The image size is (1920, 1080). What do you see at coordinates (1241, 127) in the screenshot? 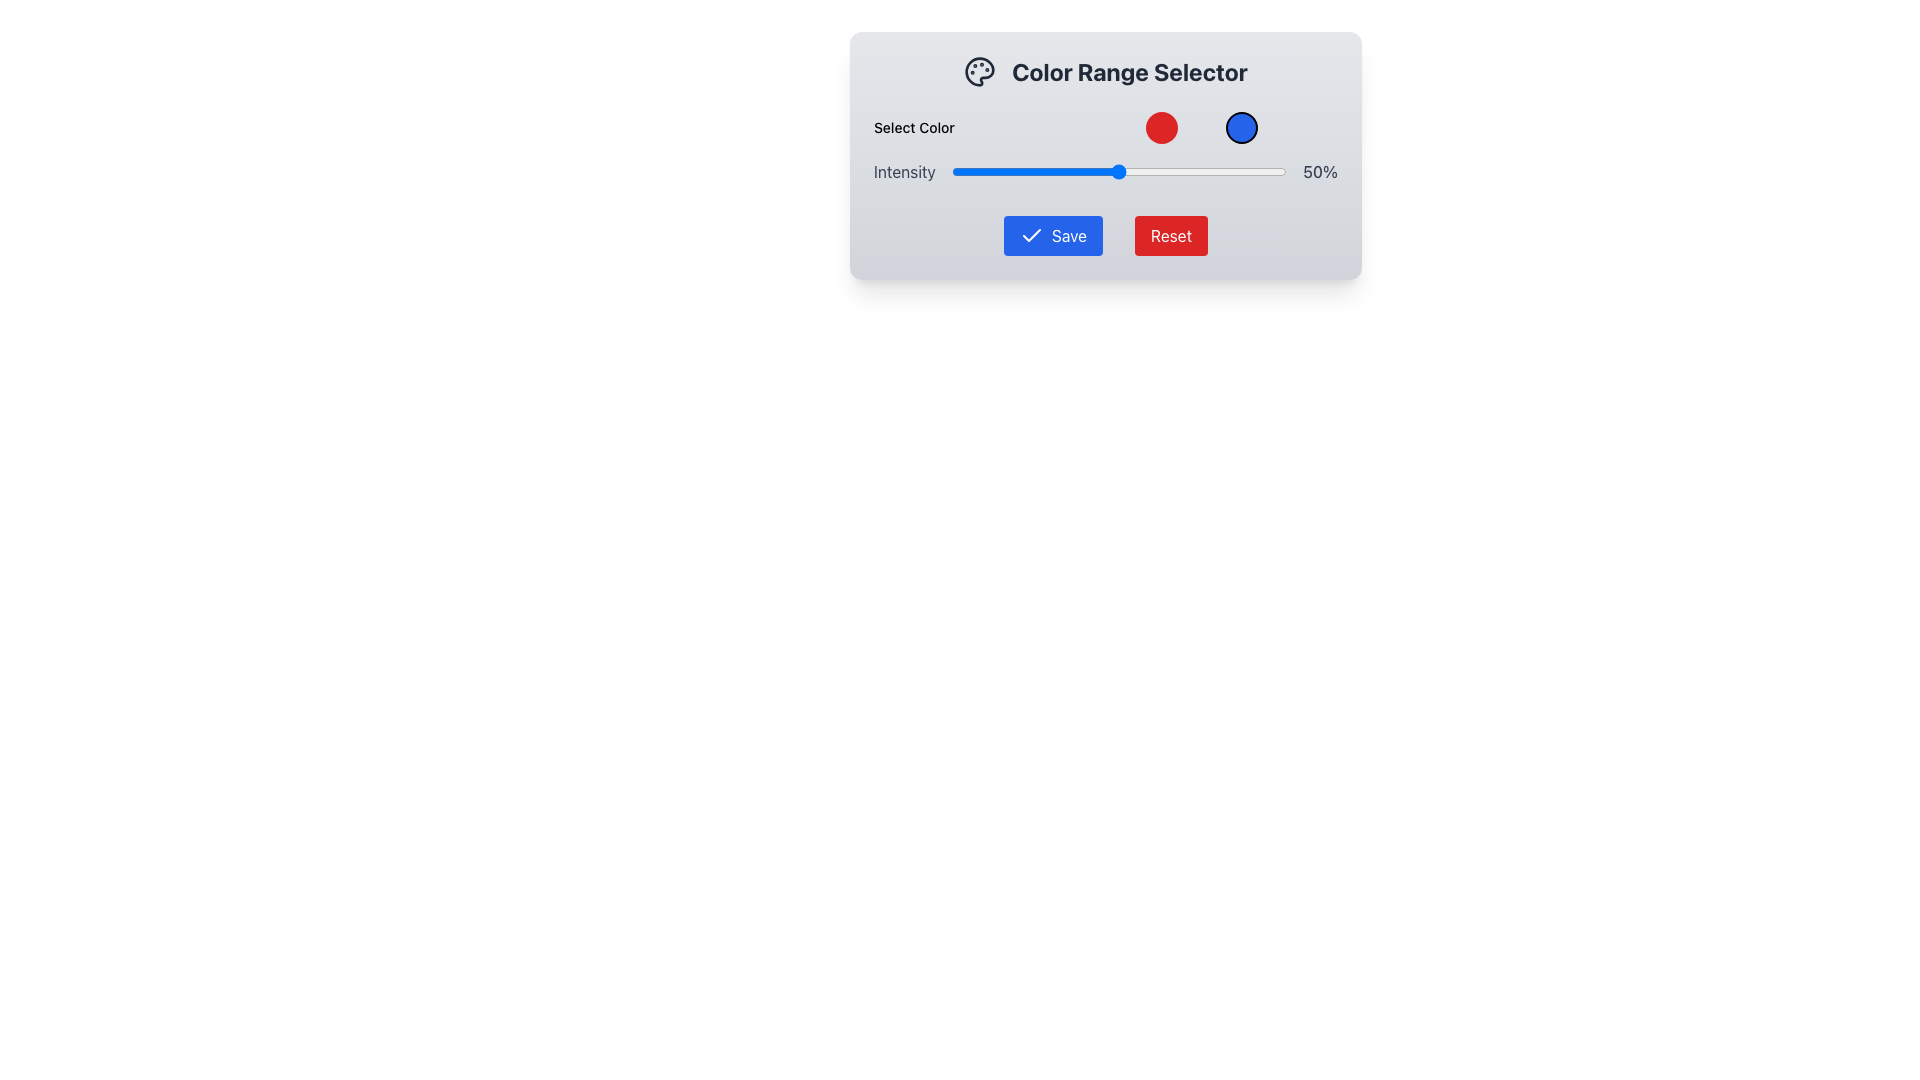
I see `the third circular button from the left in the upper half of the interface` at bounding box center [1241, 127].